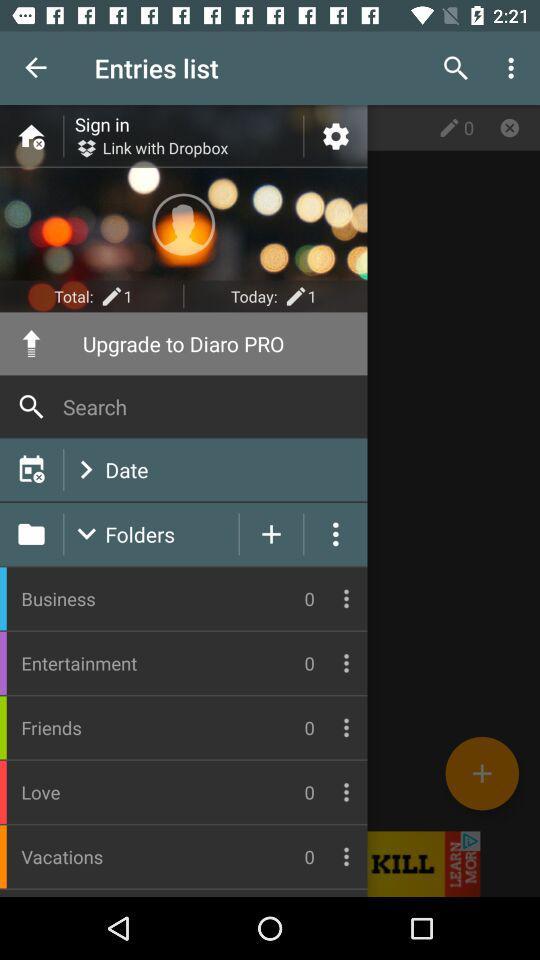 The height and width of the screenshot is (960, 540). What do you see at coordinates (509, 126) in the screenshot?
I see `the close icon` at bounding box center [509, 126].